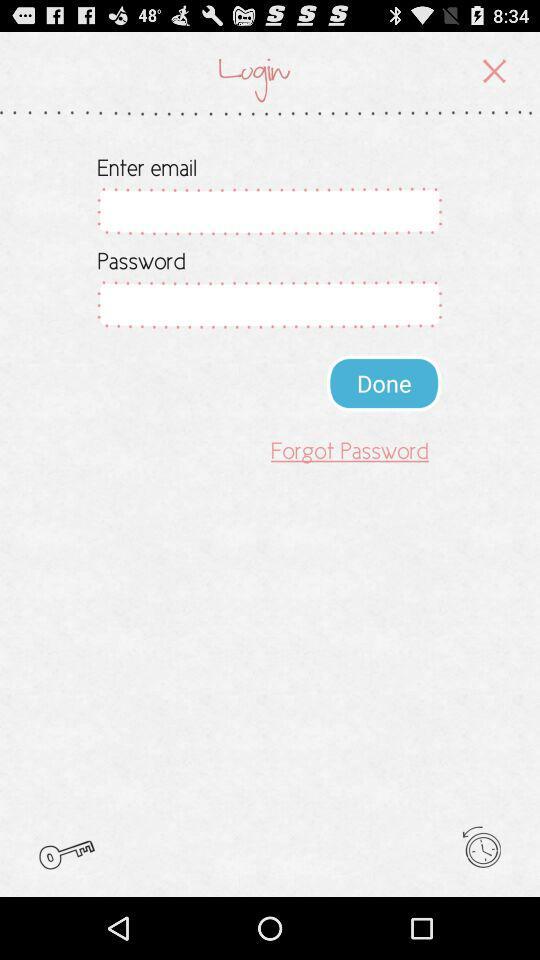 Image resolution: width=540 pixels, height=960 pixels. I want to click on the icon on the right, so click(384, 382).